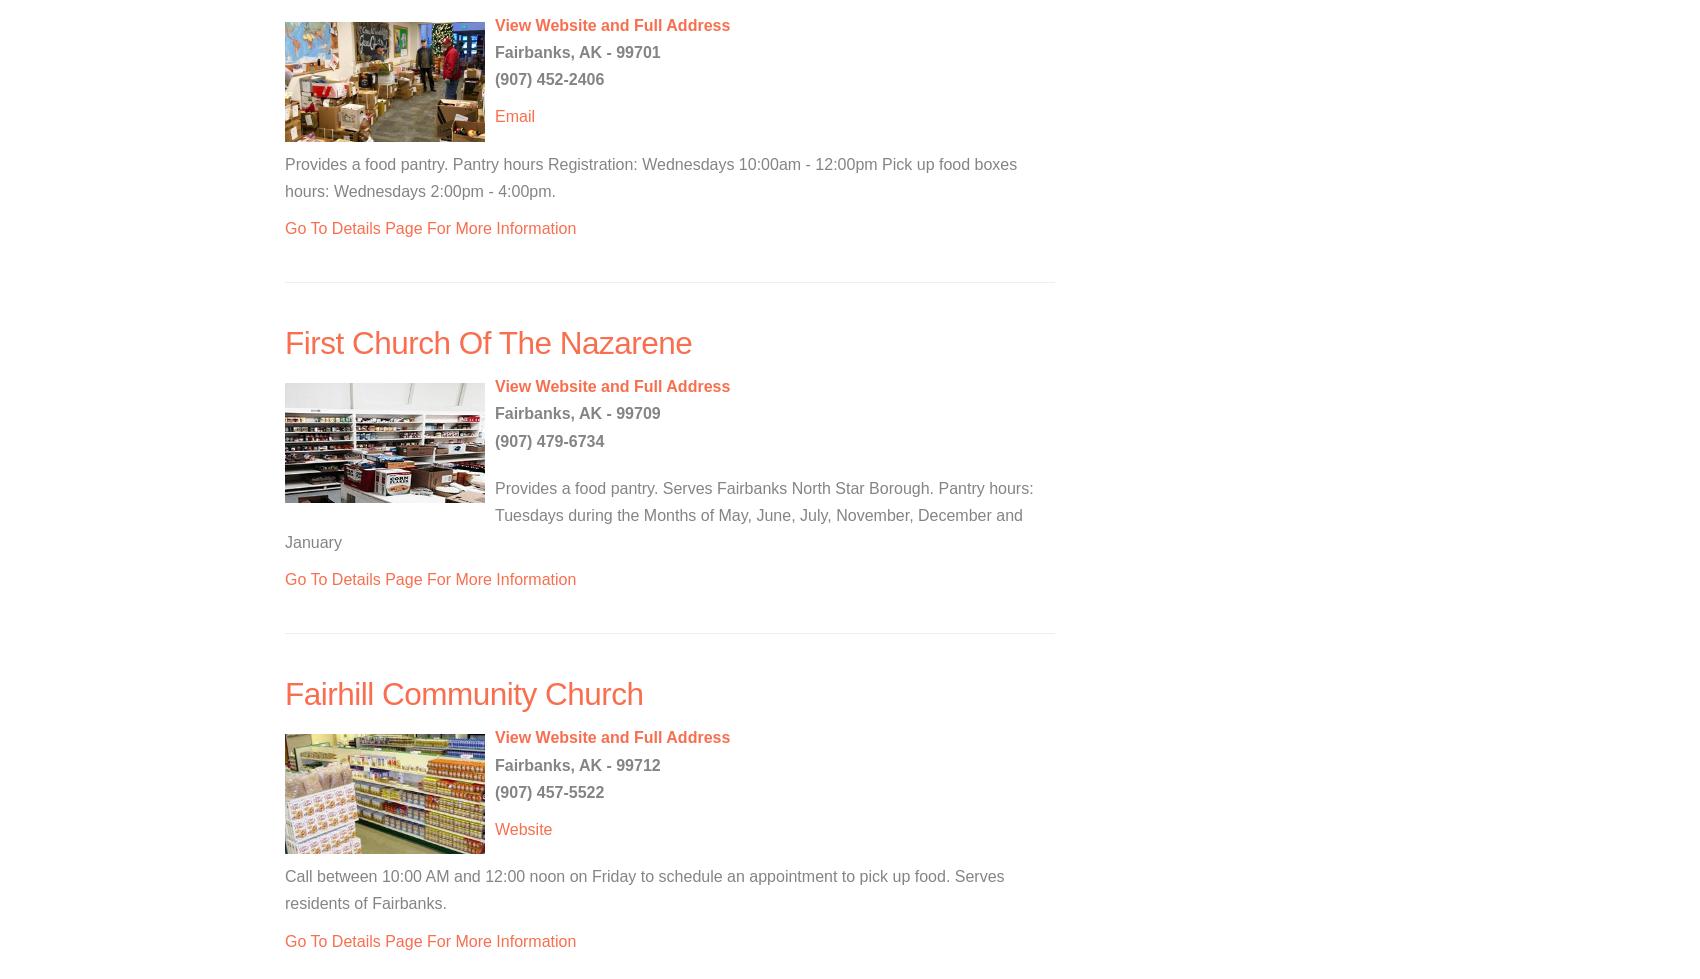 This screenshot has width=1700, height=979. What do you see at coordinates (495, 763) in the screenshot?
I see `'Fairbanks, AK - 99712'` at bounding box center [495, 763].